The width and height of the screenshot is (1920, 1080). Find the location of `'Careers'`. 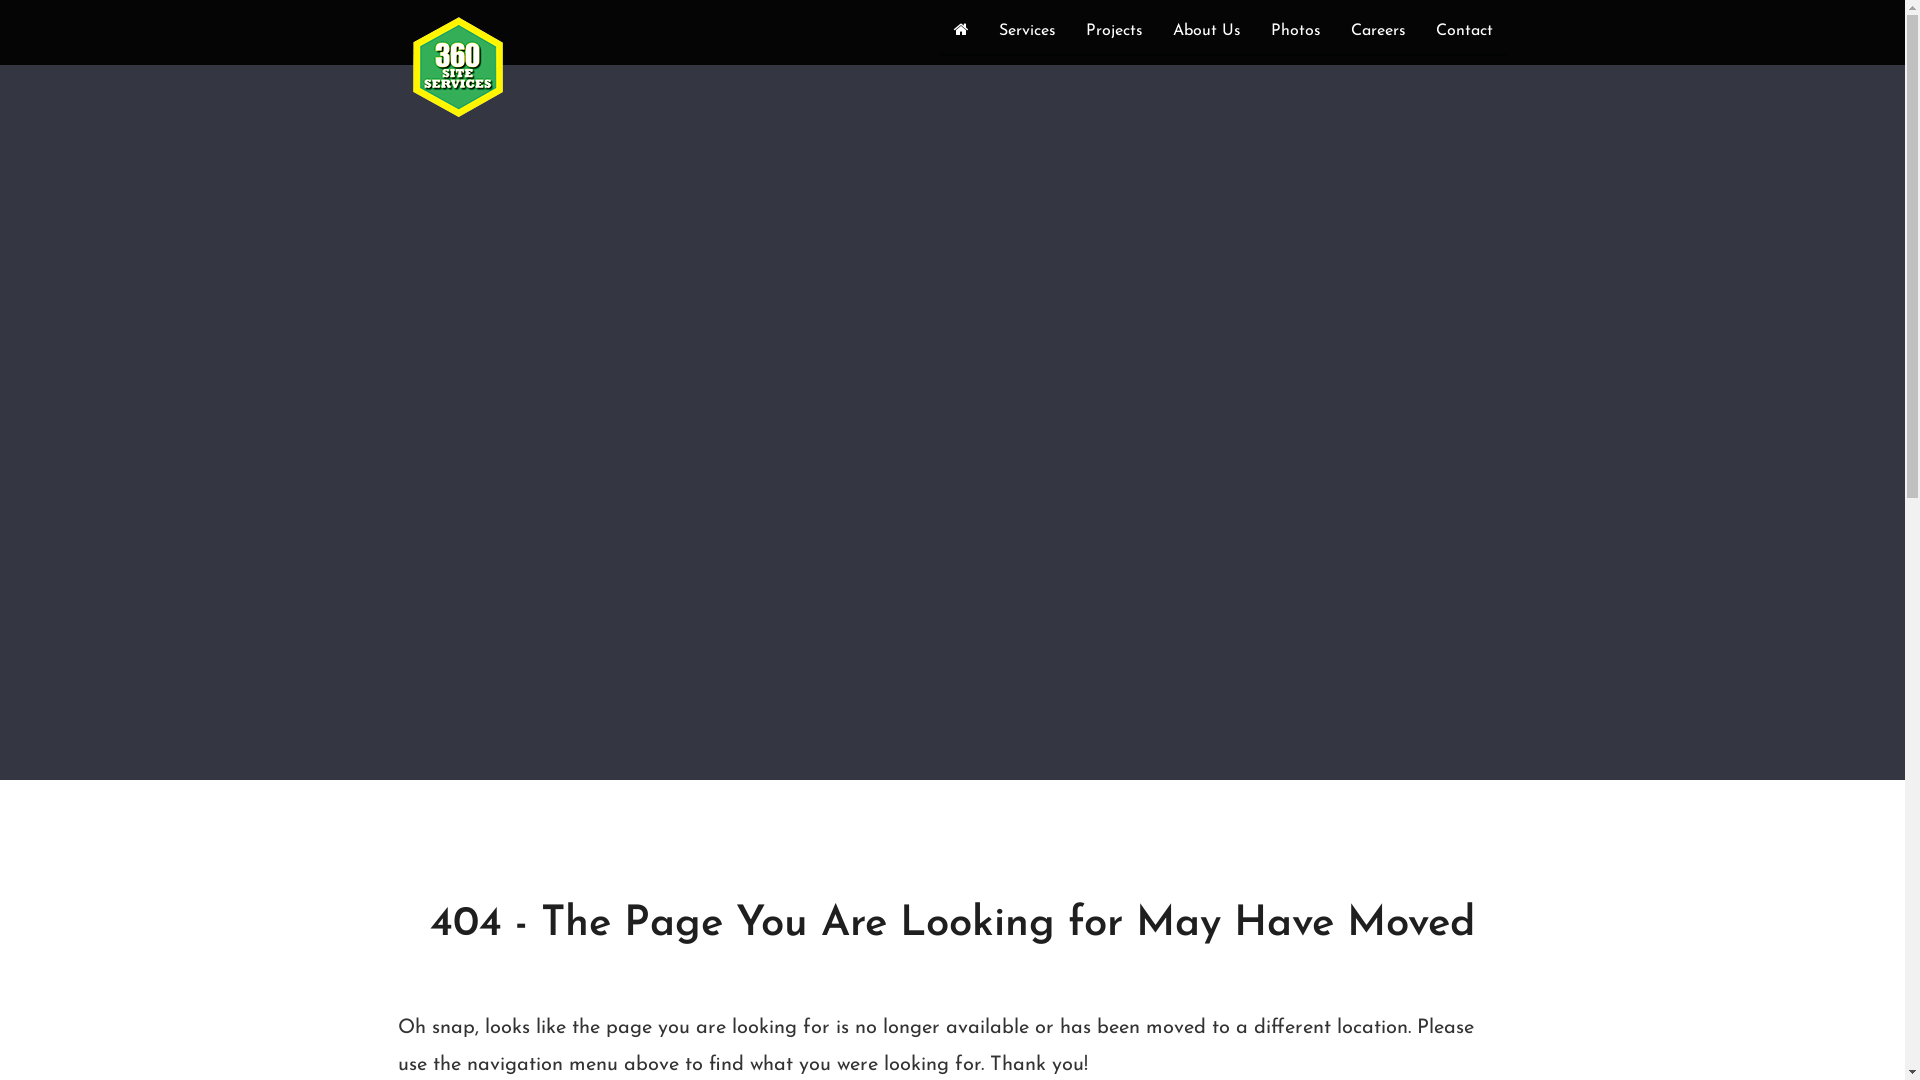

'Careers' is located at coordinates (1377, 33).